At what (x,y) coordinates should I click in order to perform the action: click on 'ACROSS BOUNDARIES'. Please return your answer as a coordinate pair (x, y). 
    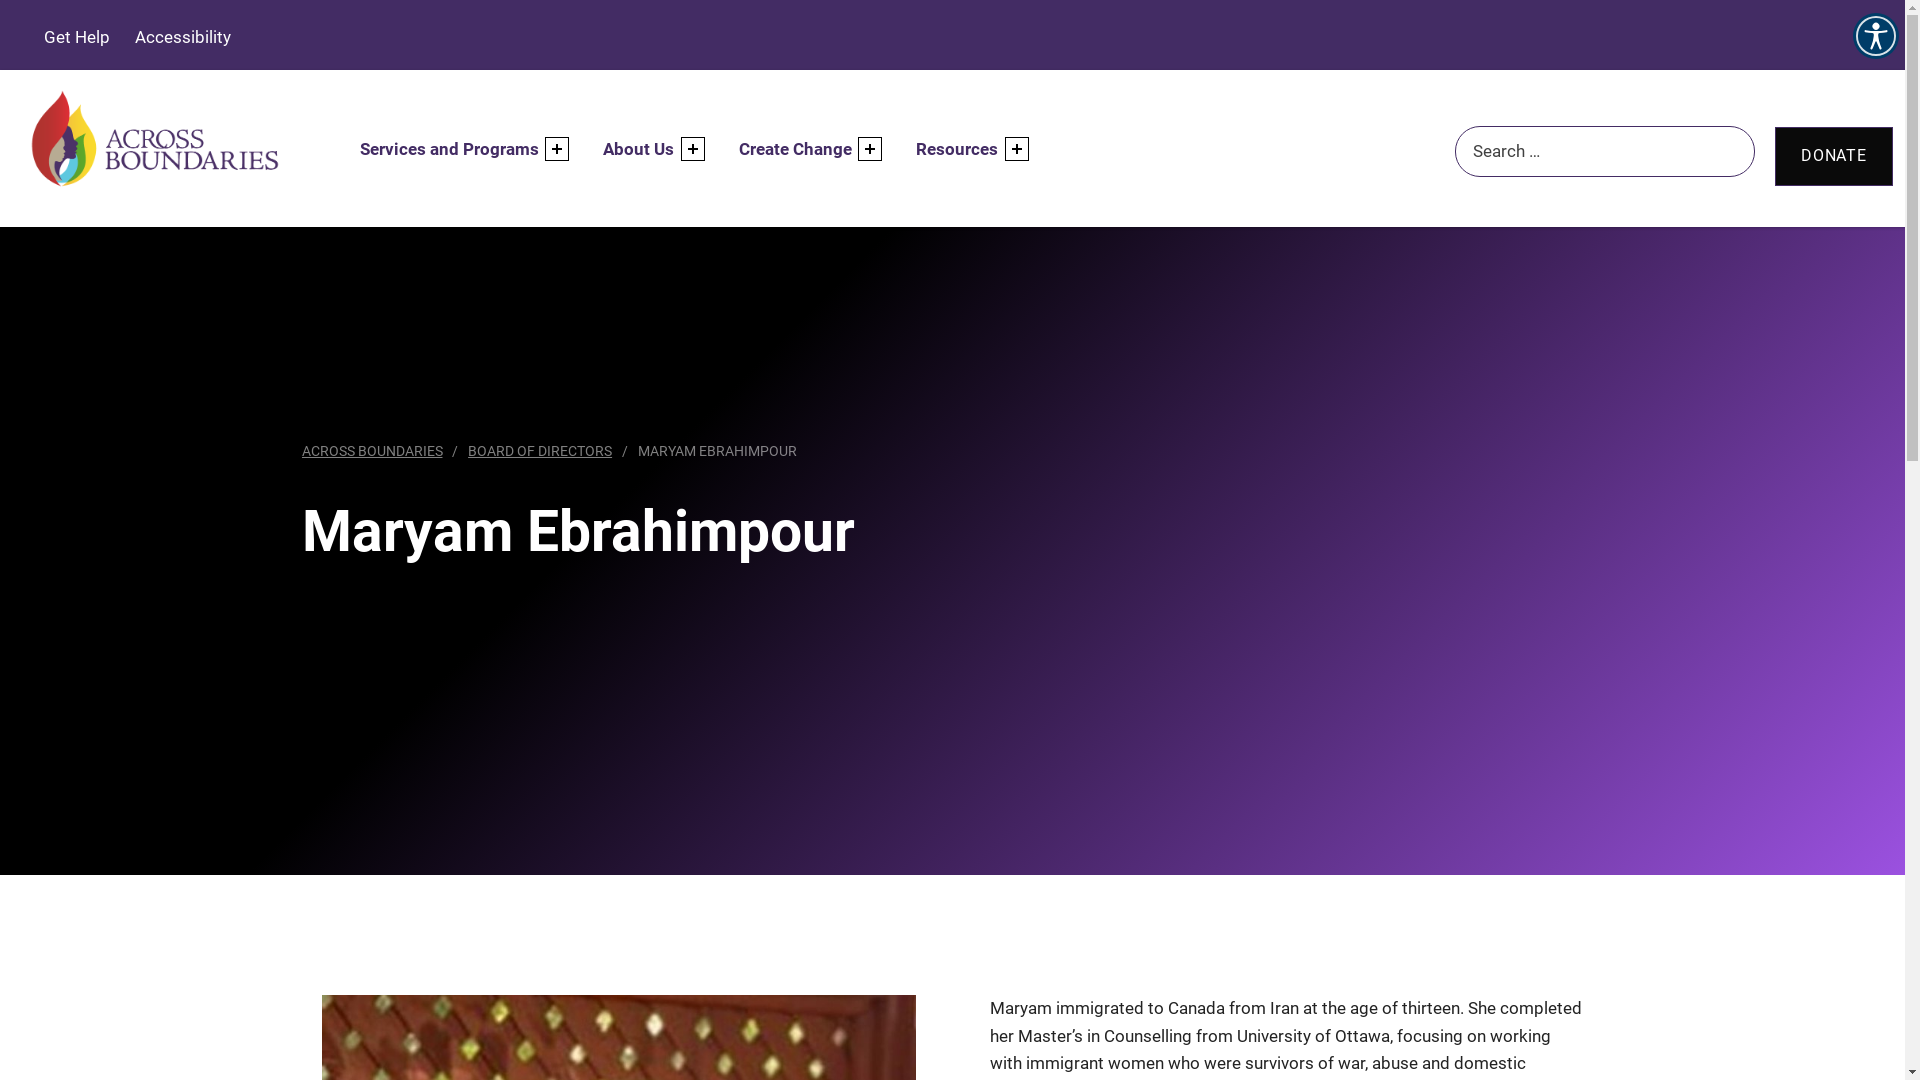
    Looking at the image, I should click on (372, 451).